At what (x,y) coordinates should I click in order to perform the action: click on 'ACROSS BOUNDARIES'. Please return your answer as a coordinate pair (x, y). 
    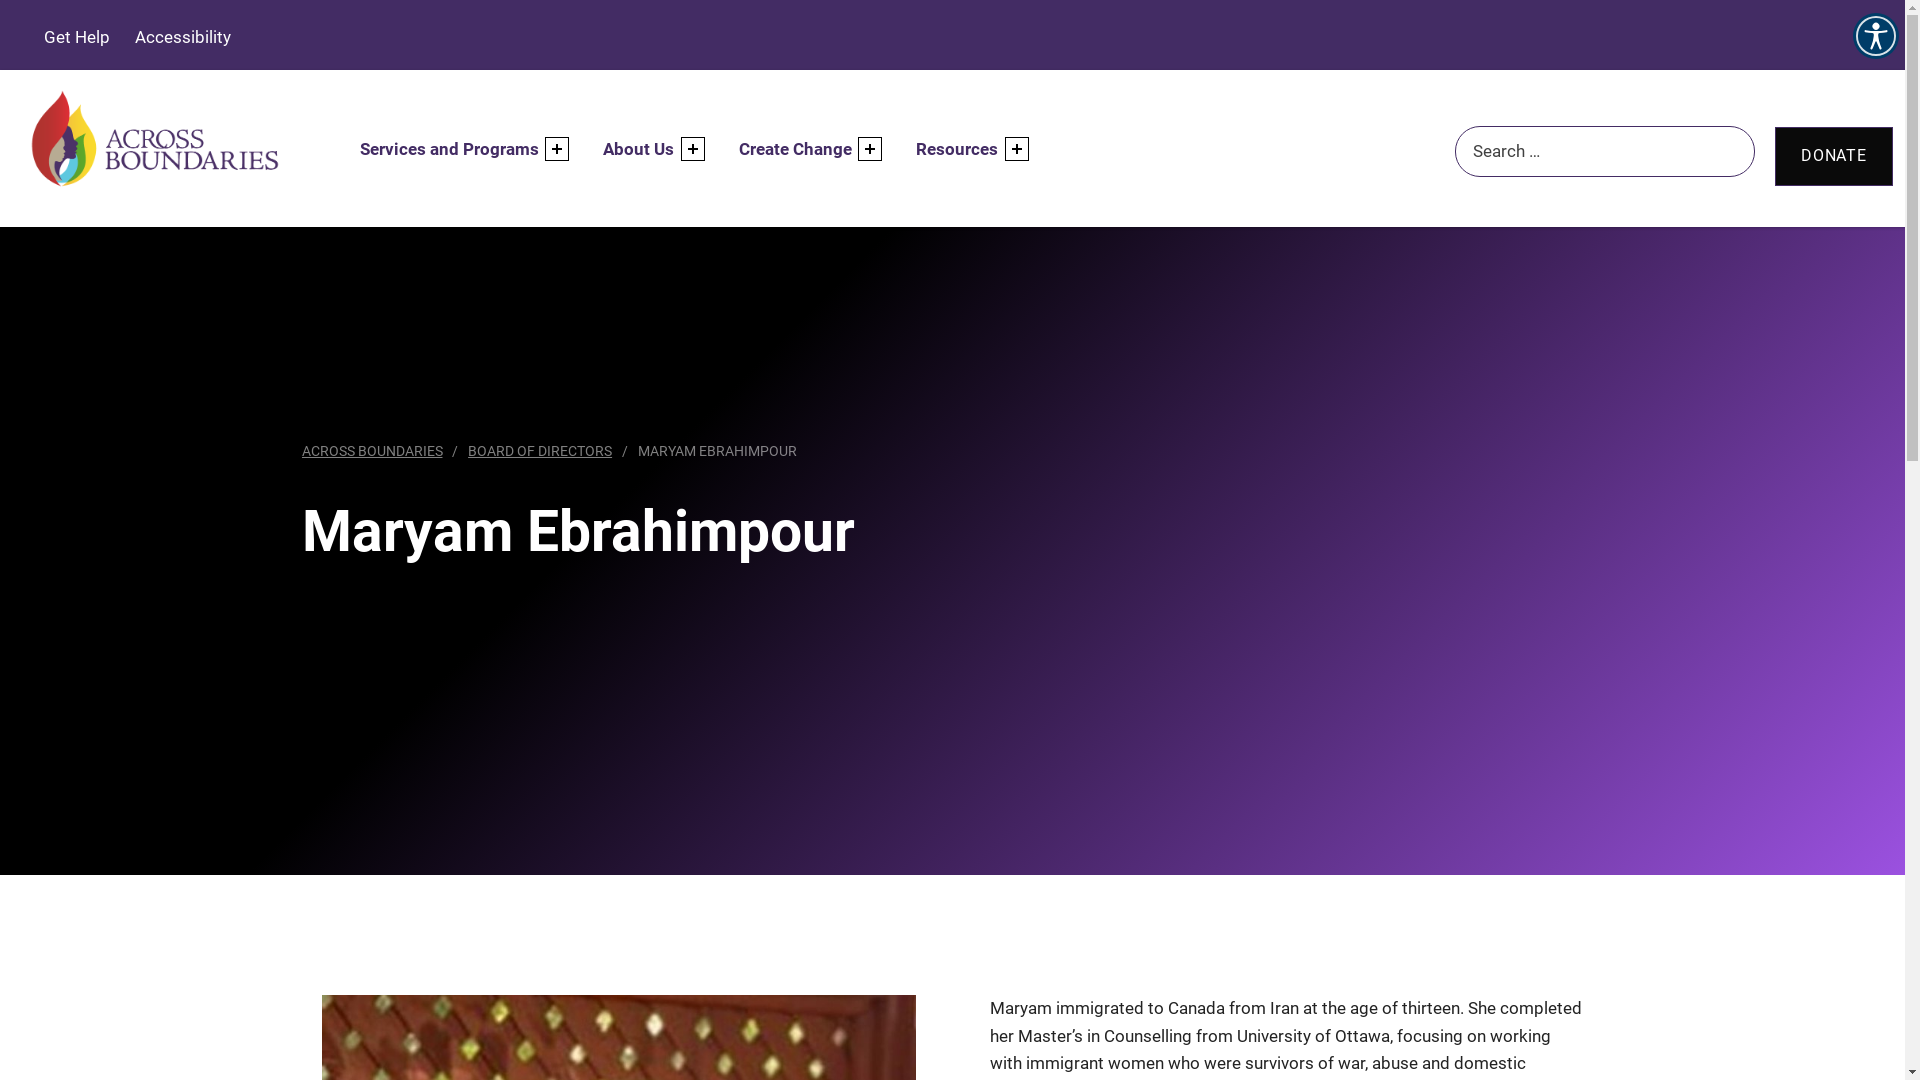
    Looking at the image, I should click on (372, 451).